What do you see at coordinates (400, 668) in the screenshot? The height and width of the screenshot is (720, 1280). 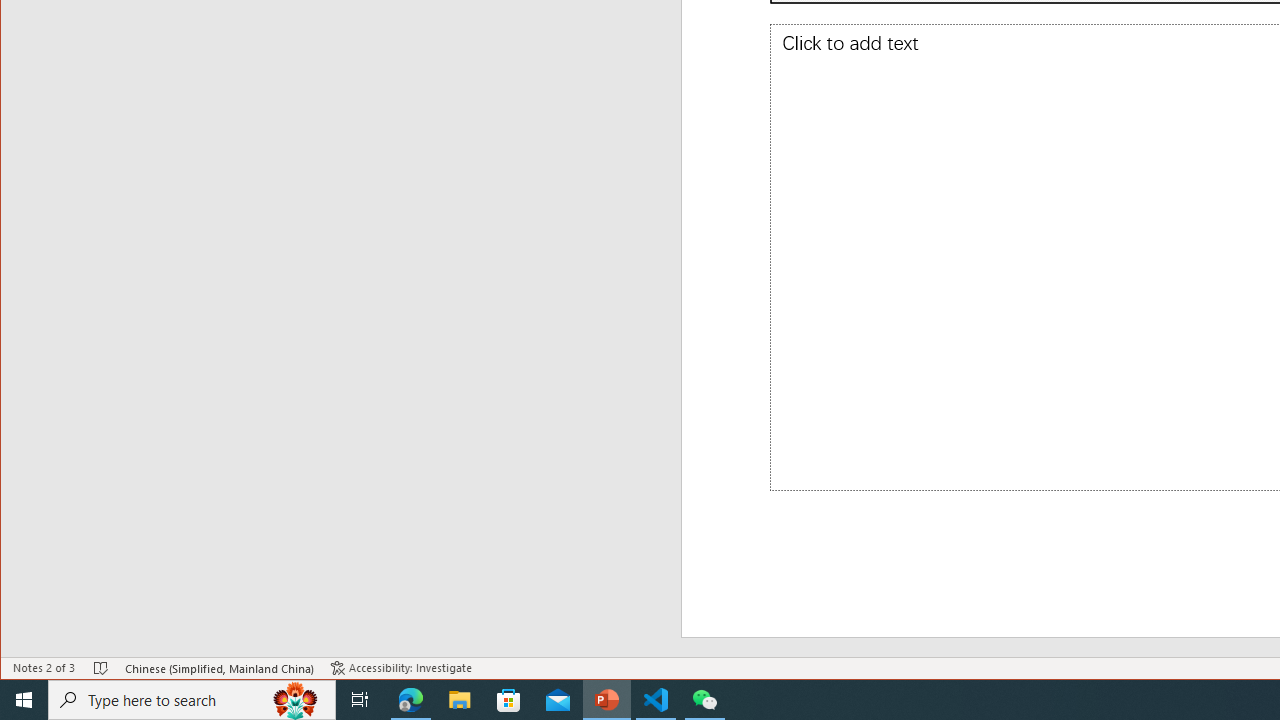 I see `'Accessibility Checker Accessibility: Investigate'` at bounding box center [400, 668].